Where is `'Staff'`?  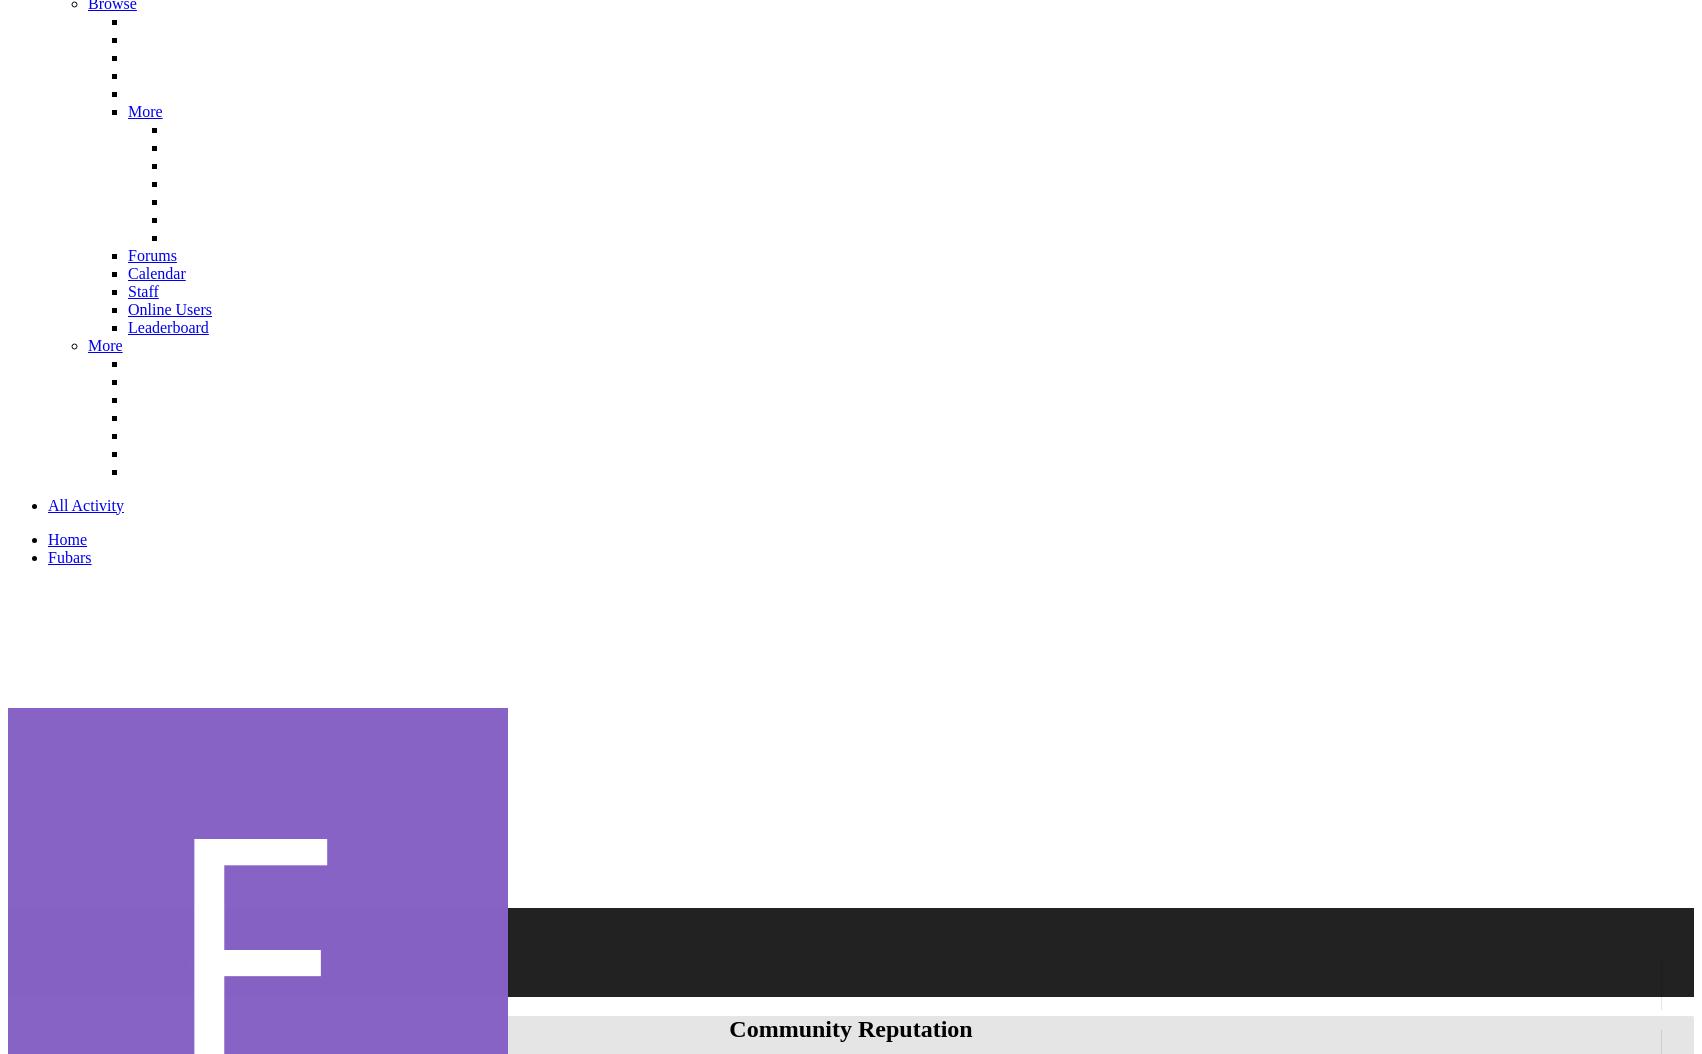
'Staff' is located at coordinates (142, 289).